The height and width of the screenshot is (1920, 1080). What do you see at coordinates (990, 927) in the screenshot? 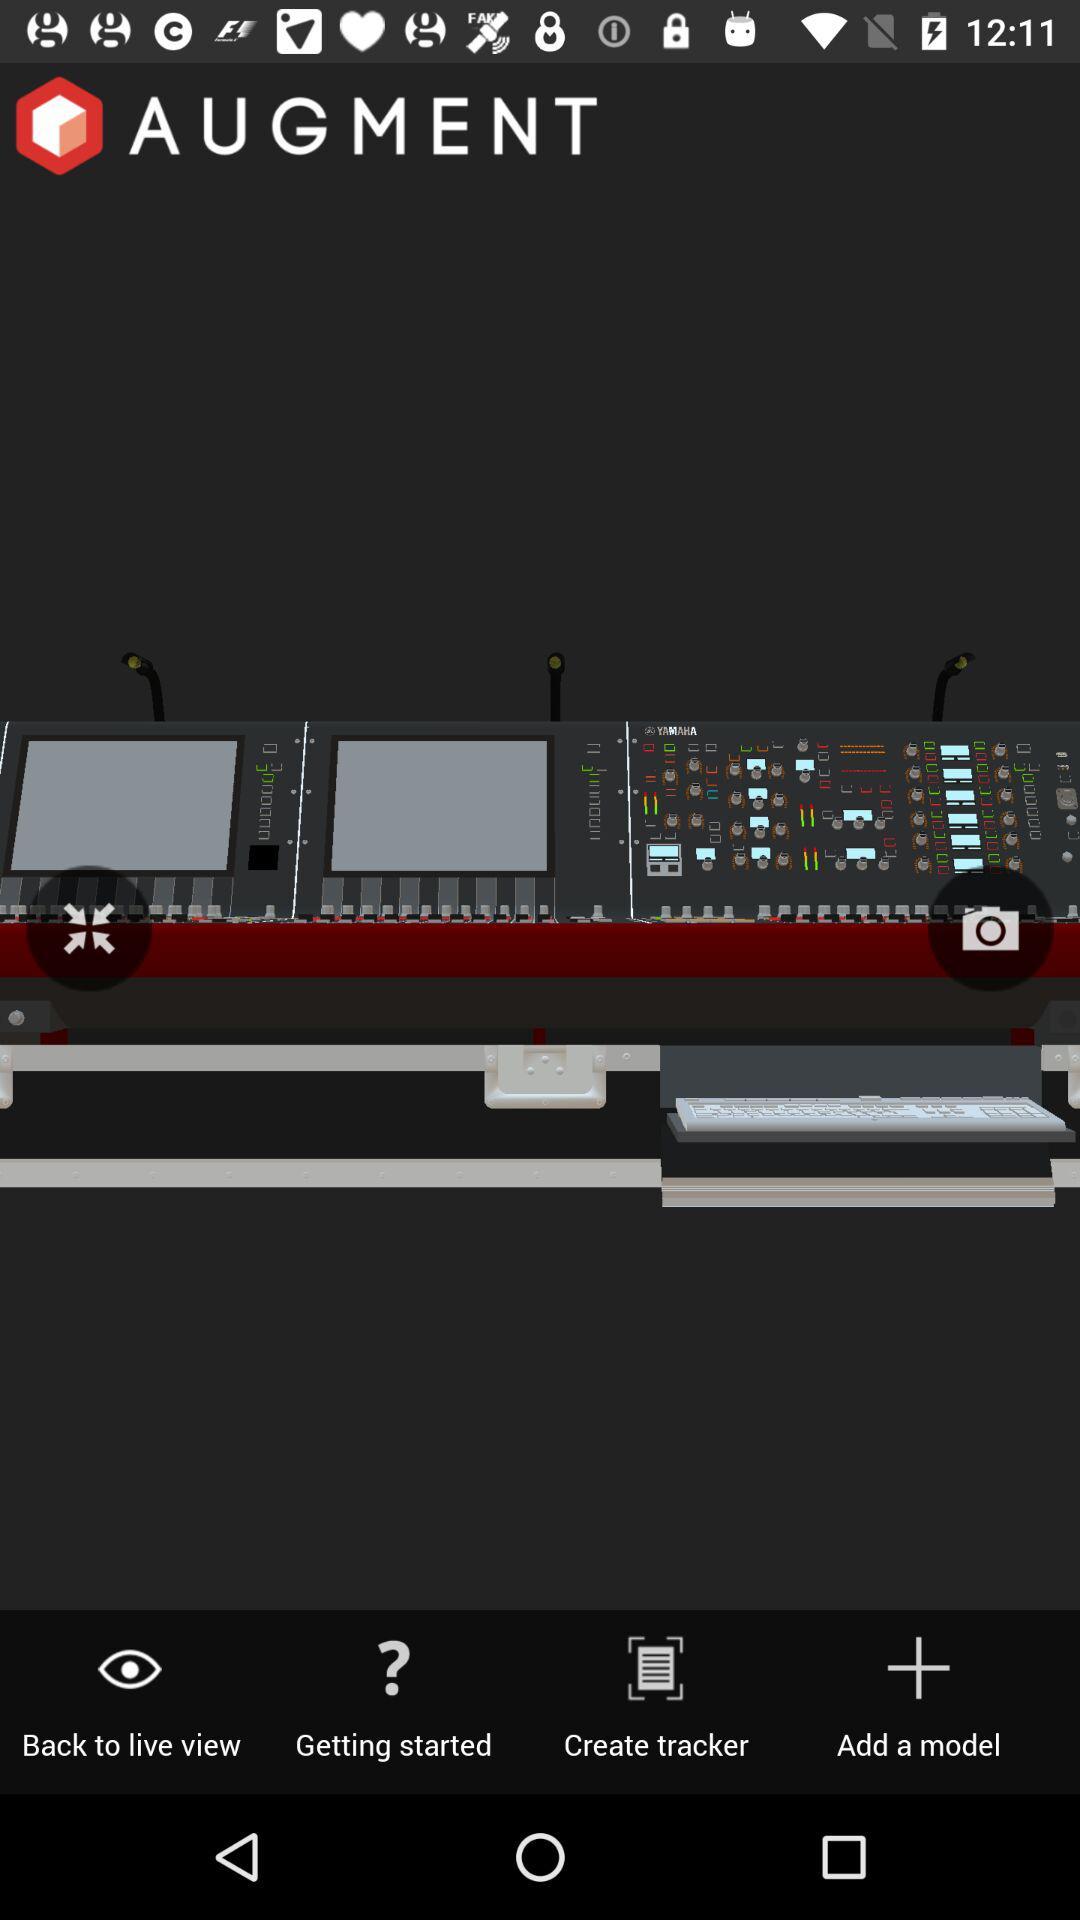
I see `camera option` at bounding box center [990, 927].